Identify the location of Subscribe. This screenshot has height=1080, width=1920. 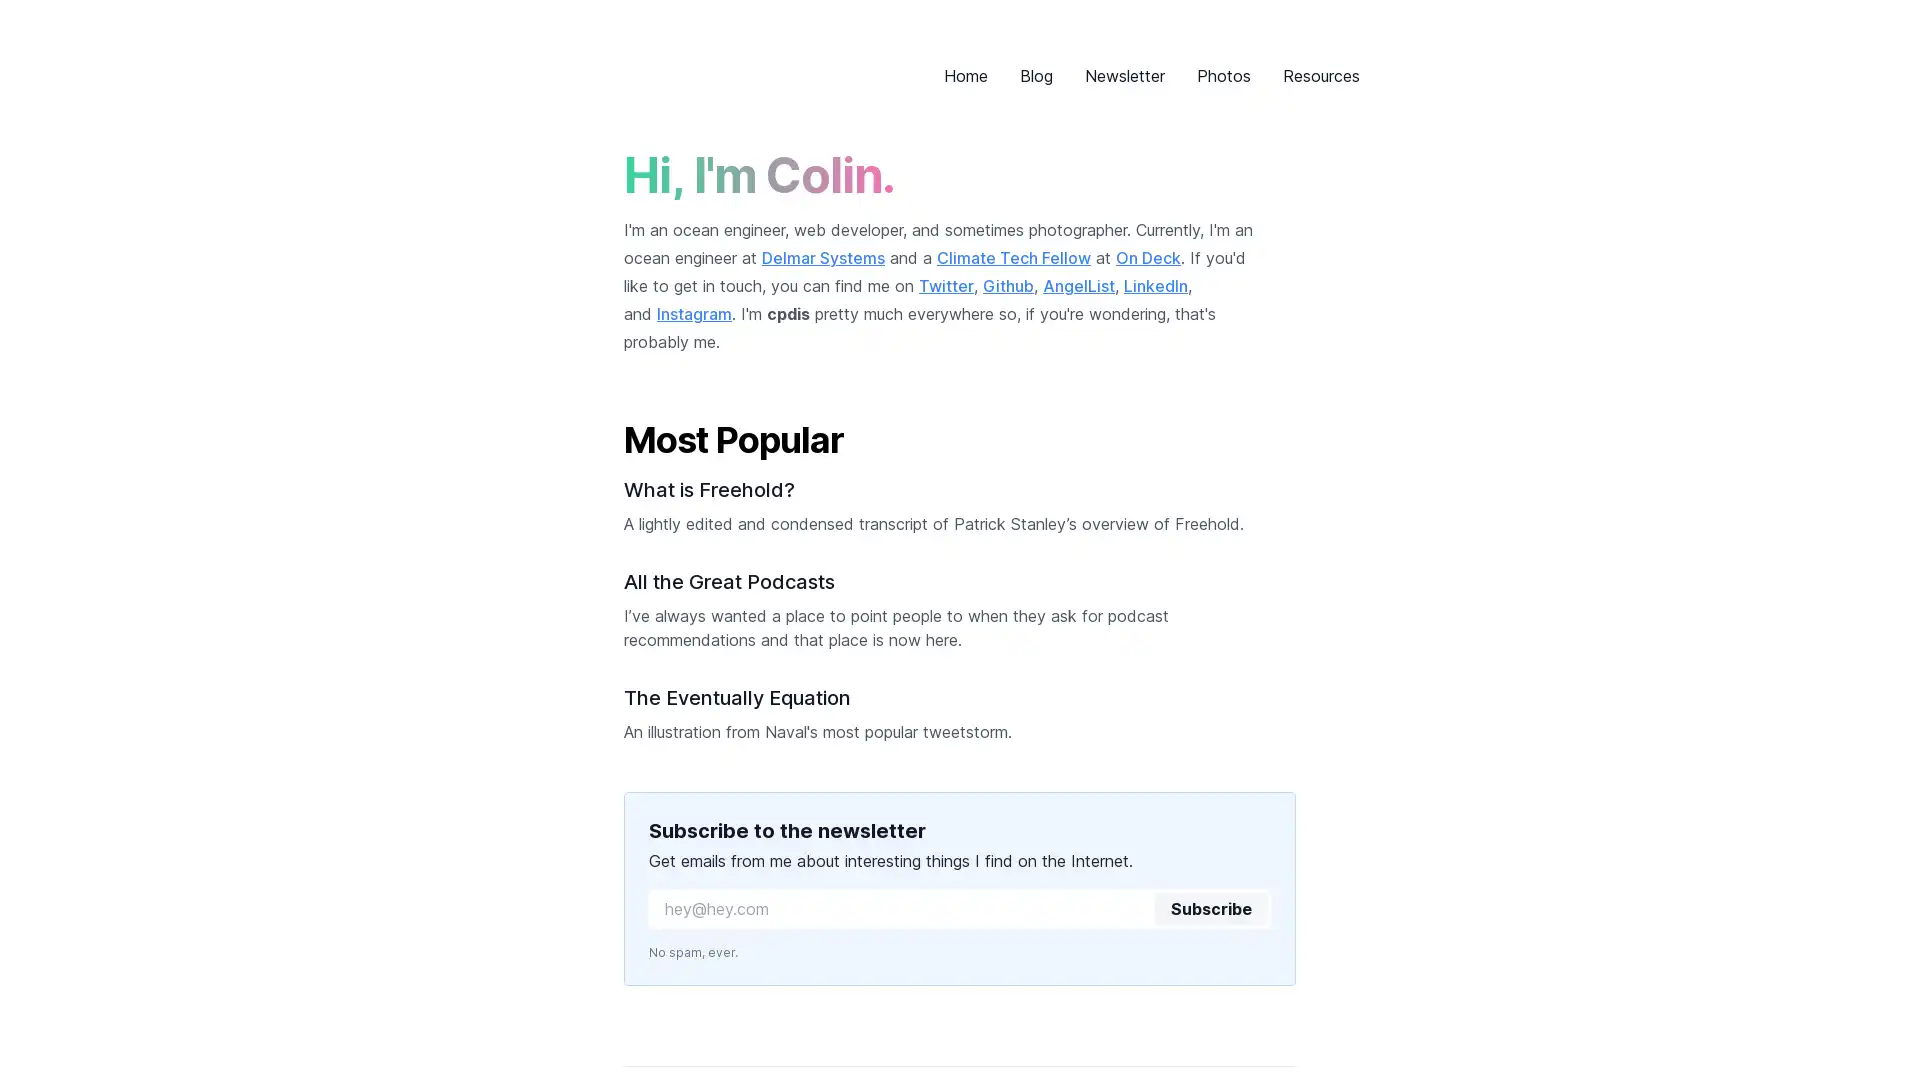
(1209, 909).